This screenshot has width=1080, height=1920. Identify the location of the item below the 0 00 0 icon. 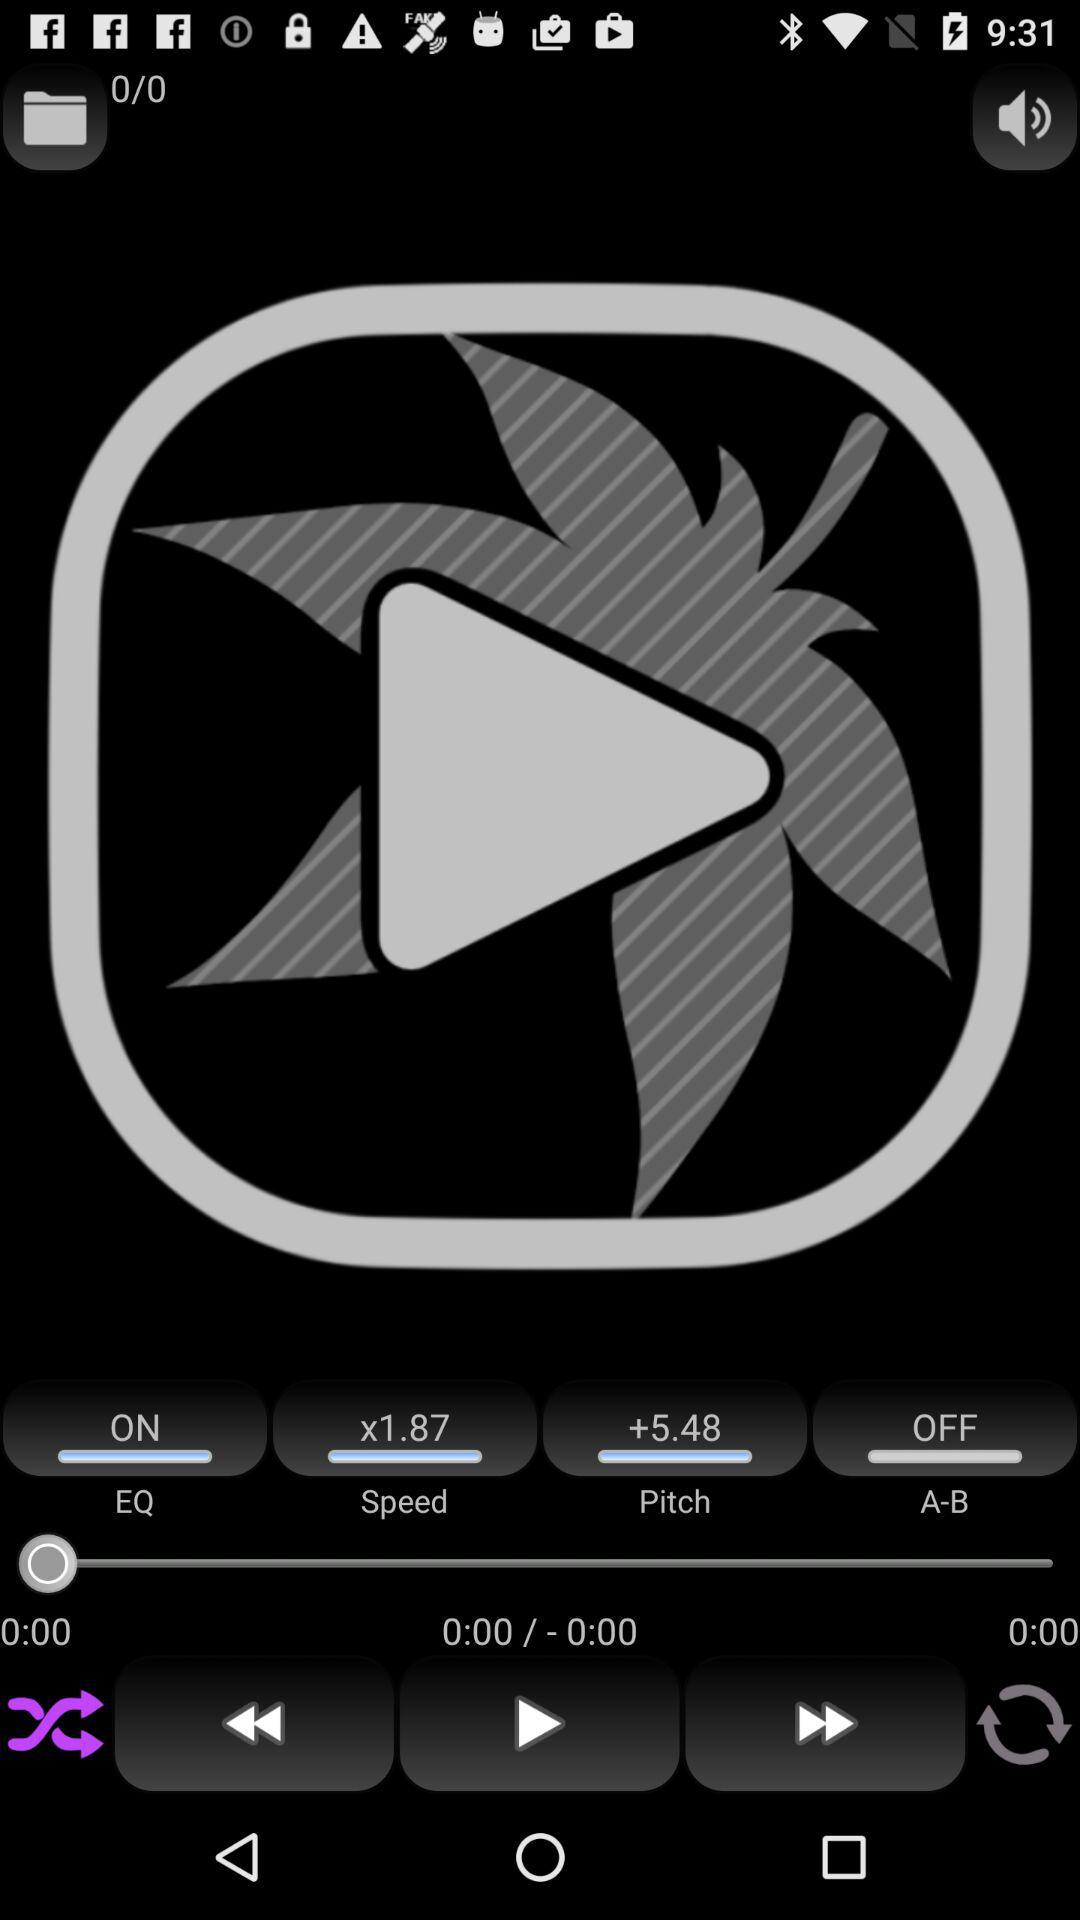
(253, 1723).